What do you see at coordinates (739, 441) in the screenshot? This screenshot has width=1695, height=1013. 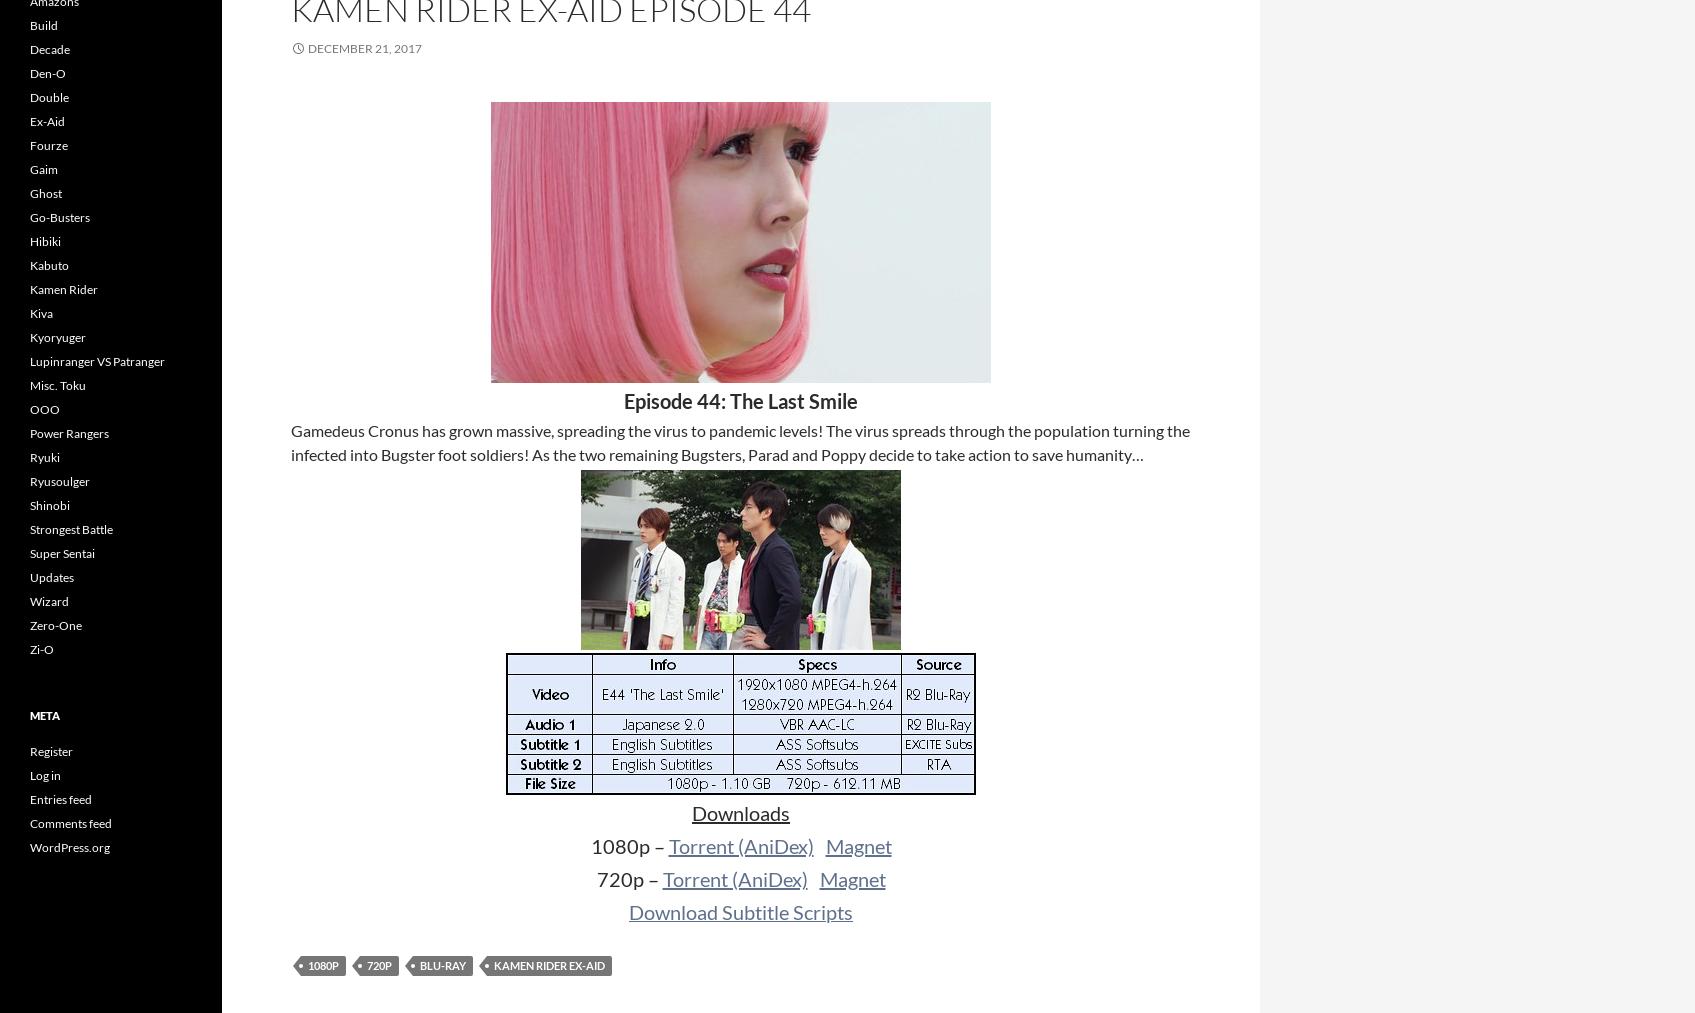 I see `'Gamedeus Cronus has grown massive, spreading the virus to pandemic levels! The virus spreads through the population turning the infected into Bugster foot soldiers! As the two remaining Bugsters, Parad and Poppy decide to take action to save humanity…'` at bounding box center [739, 441].